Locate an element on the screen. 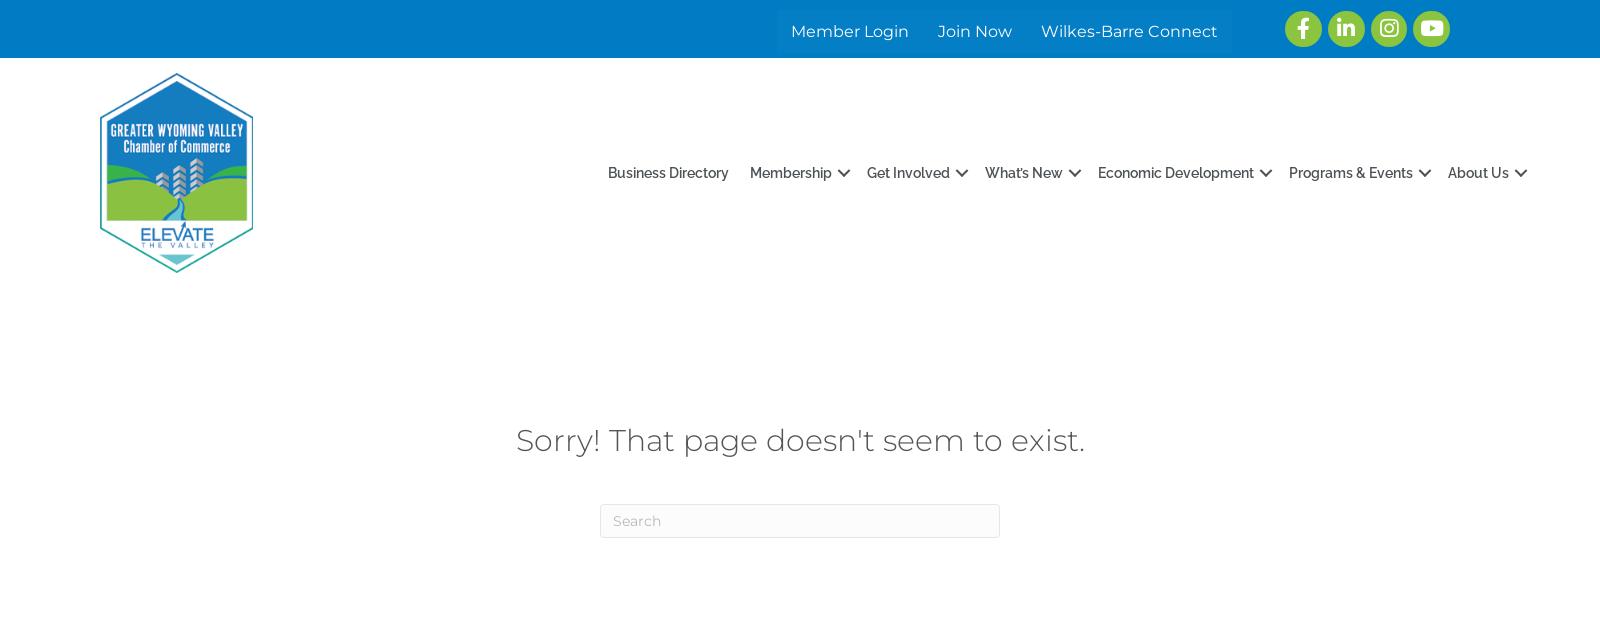 This screenshot has width=1600, height=633. 'Economic Development' is located at coordinates (1176, 171).